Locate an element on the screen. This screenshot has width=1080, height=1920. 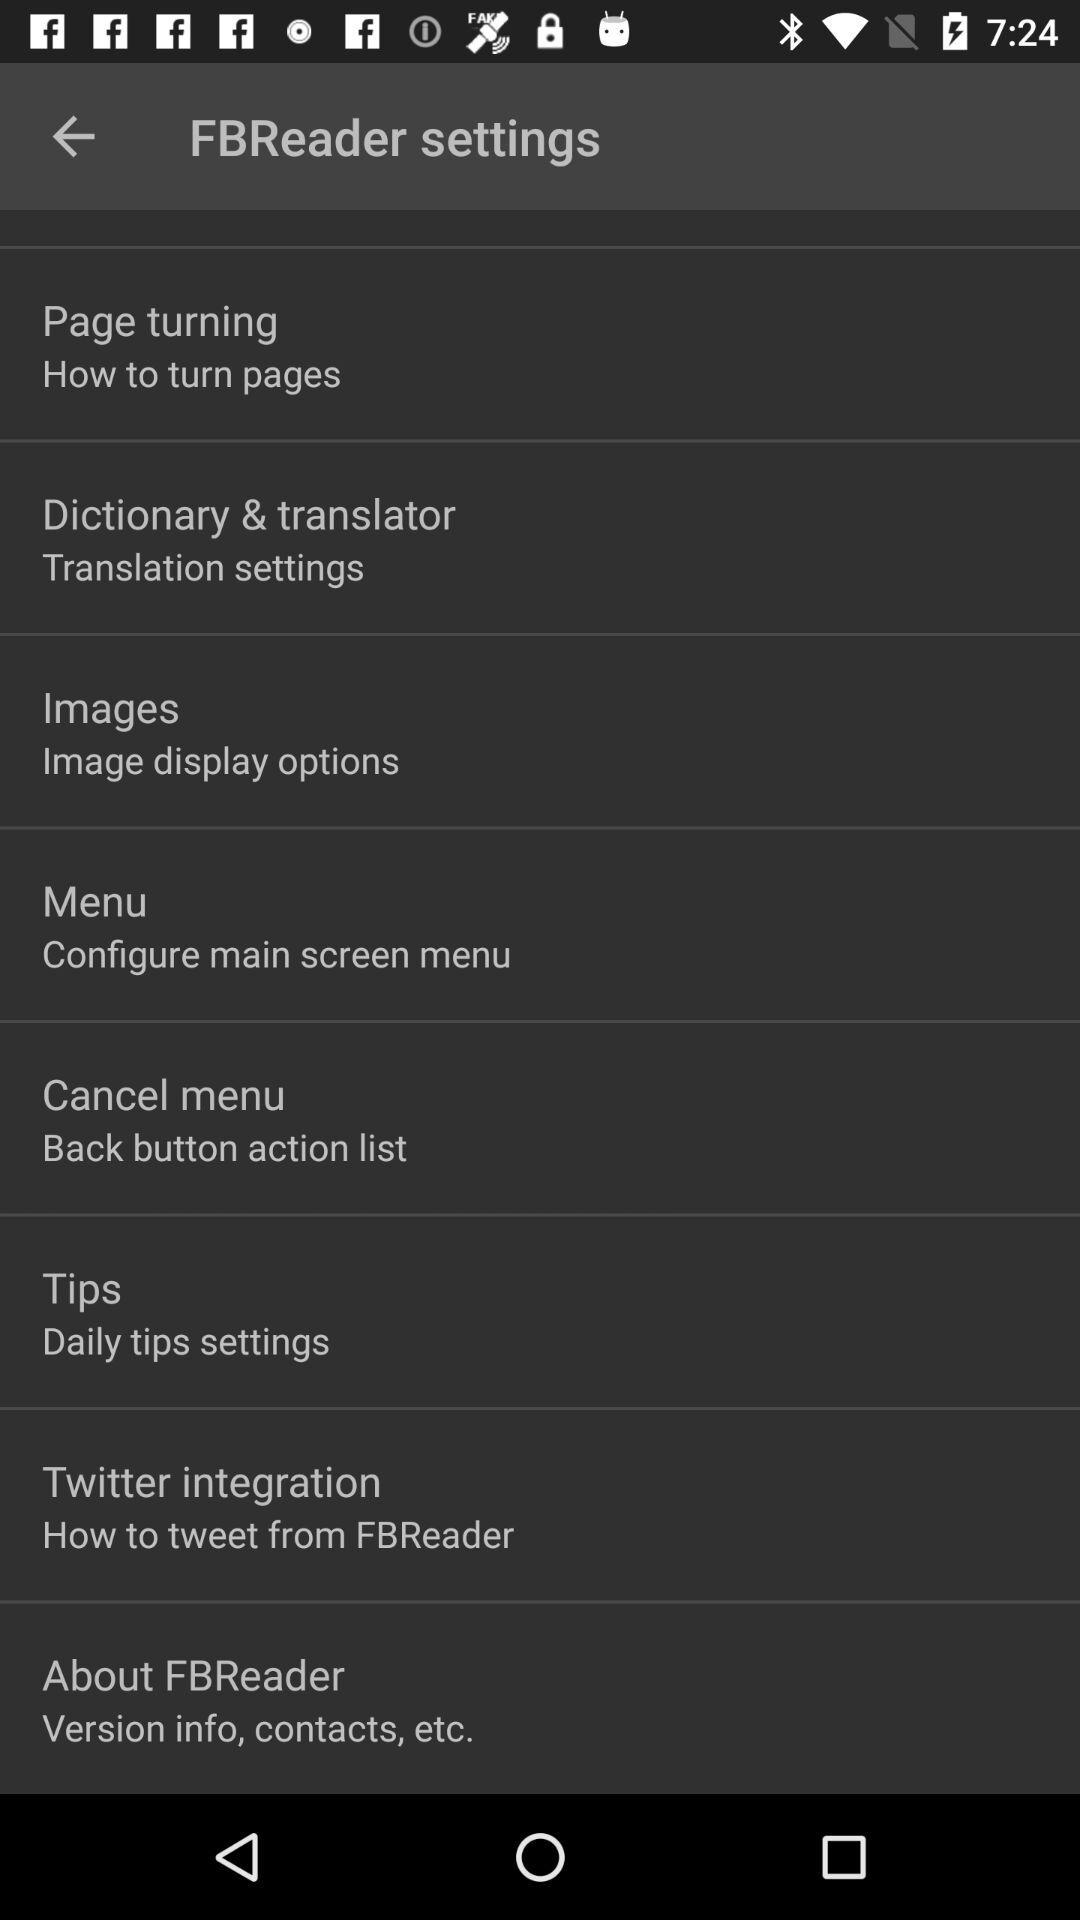
the item below the daily tips settings icon is located at coordinates (211, 1480).